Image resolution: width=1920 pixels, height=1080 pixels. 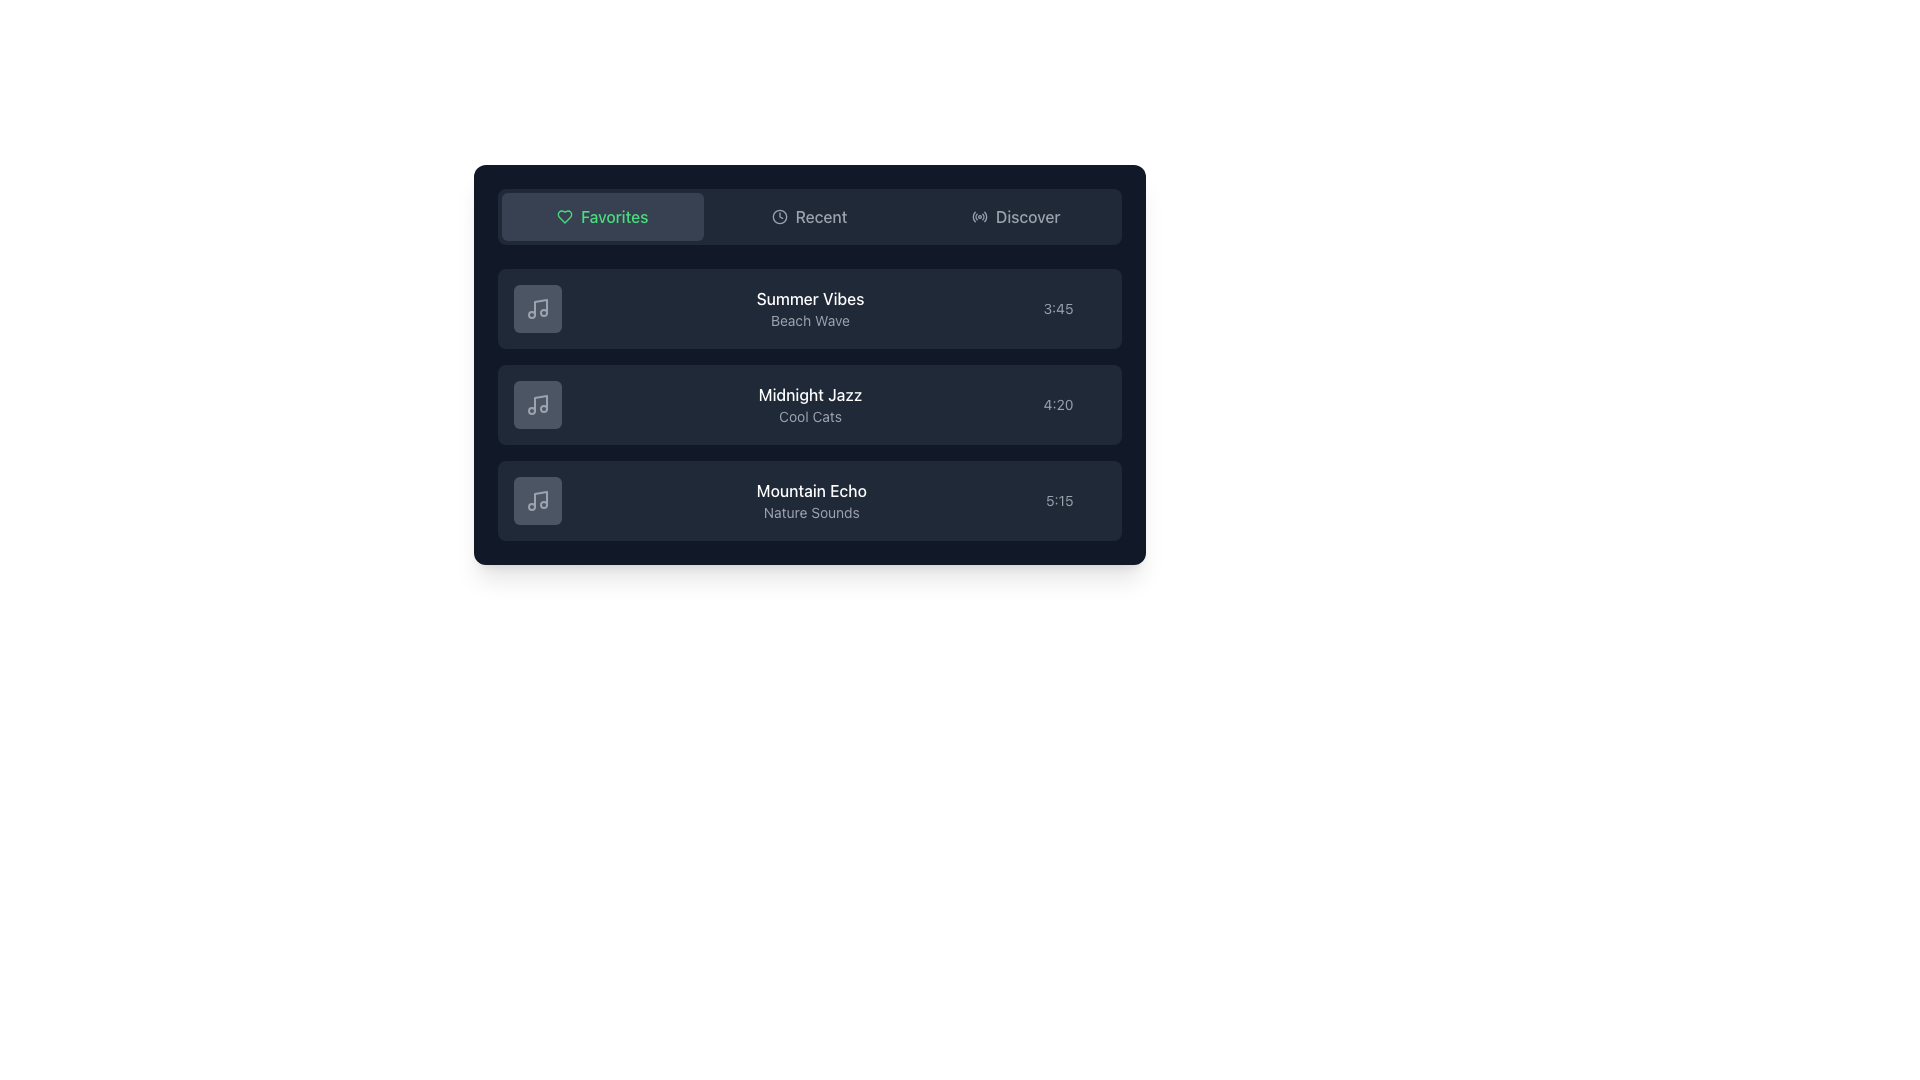 What do you see at coordinates (1058, 500) in the screenshot?
I see `the static text label displaying the time '5:15', which is styled in gray and positioned to the left of a circular clickable icon in a dark-themed card interface` at bounding box center [1058, 500].